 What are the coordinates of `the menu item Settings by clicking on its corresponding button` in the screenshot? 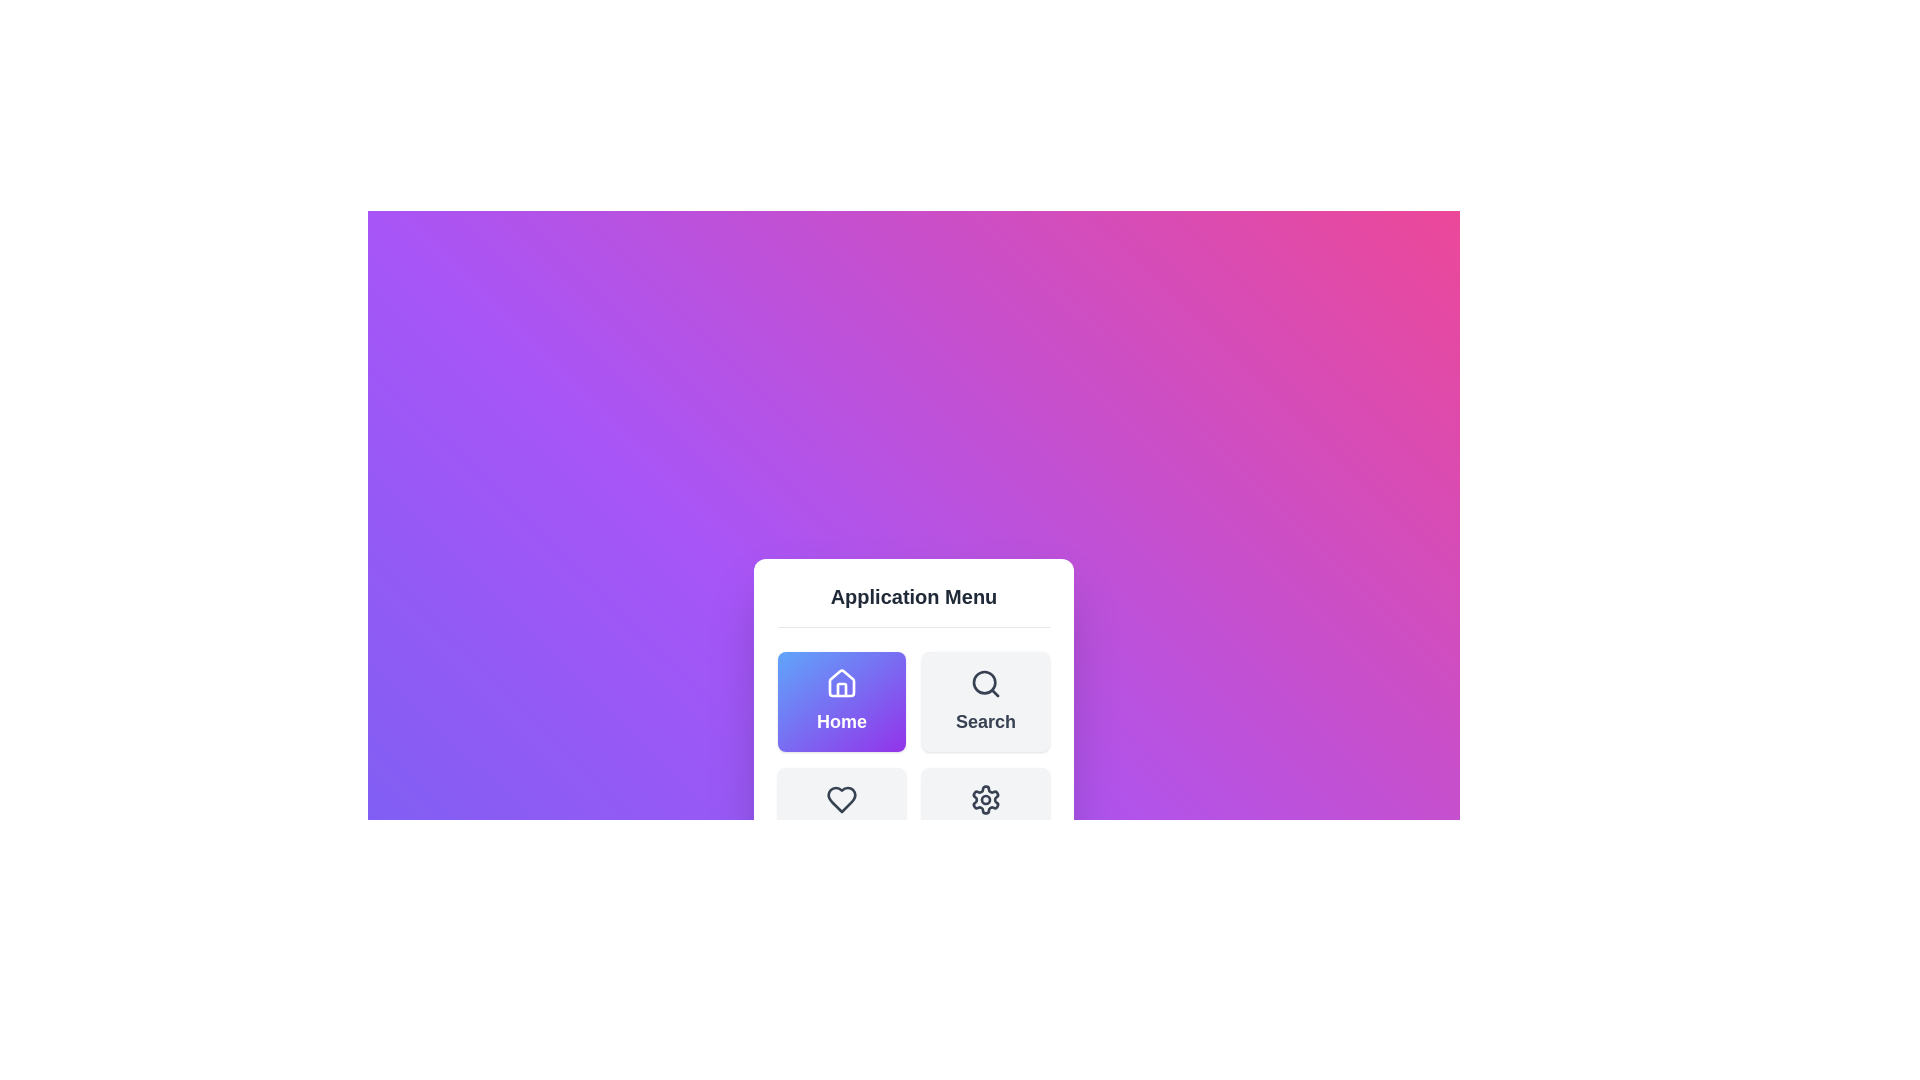 It's located at (986, 817).